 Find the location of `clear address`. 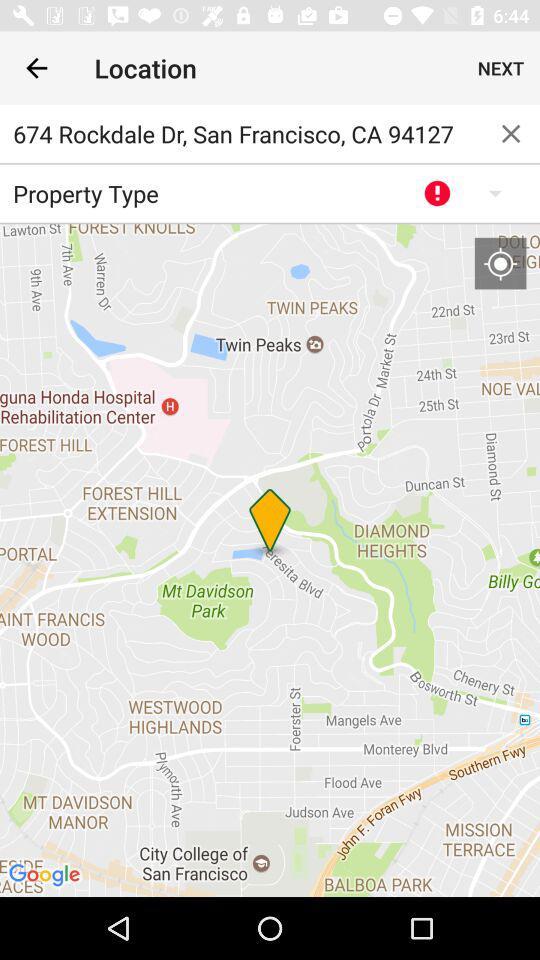

clear address is located at coordinates (511, 132).